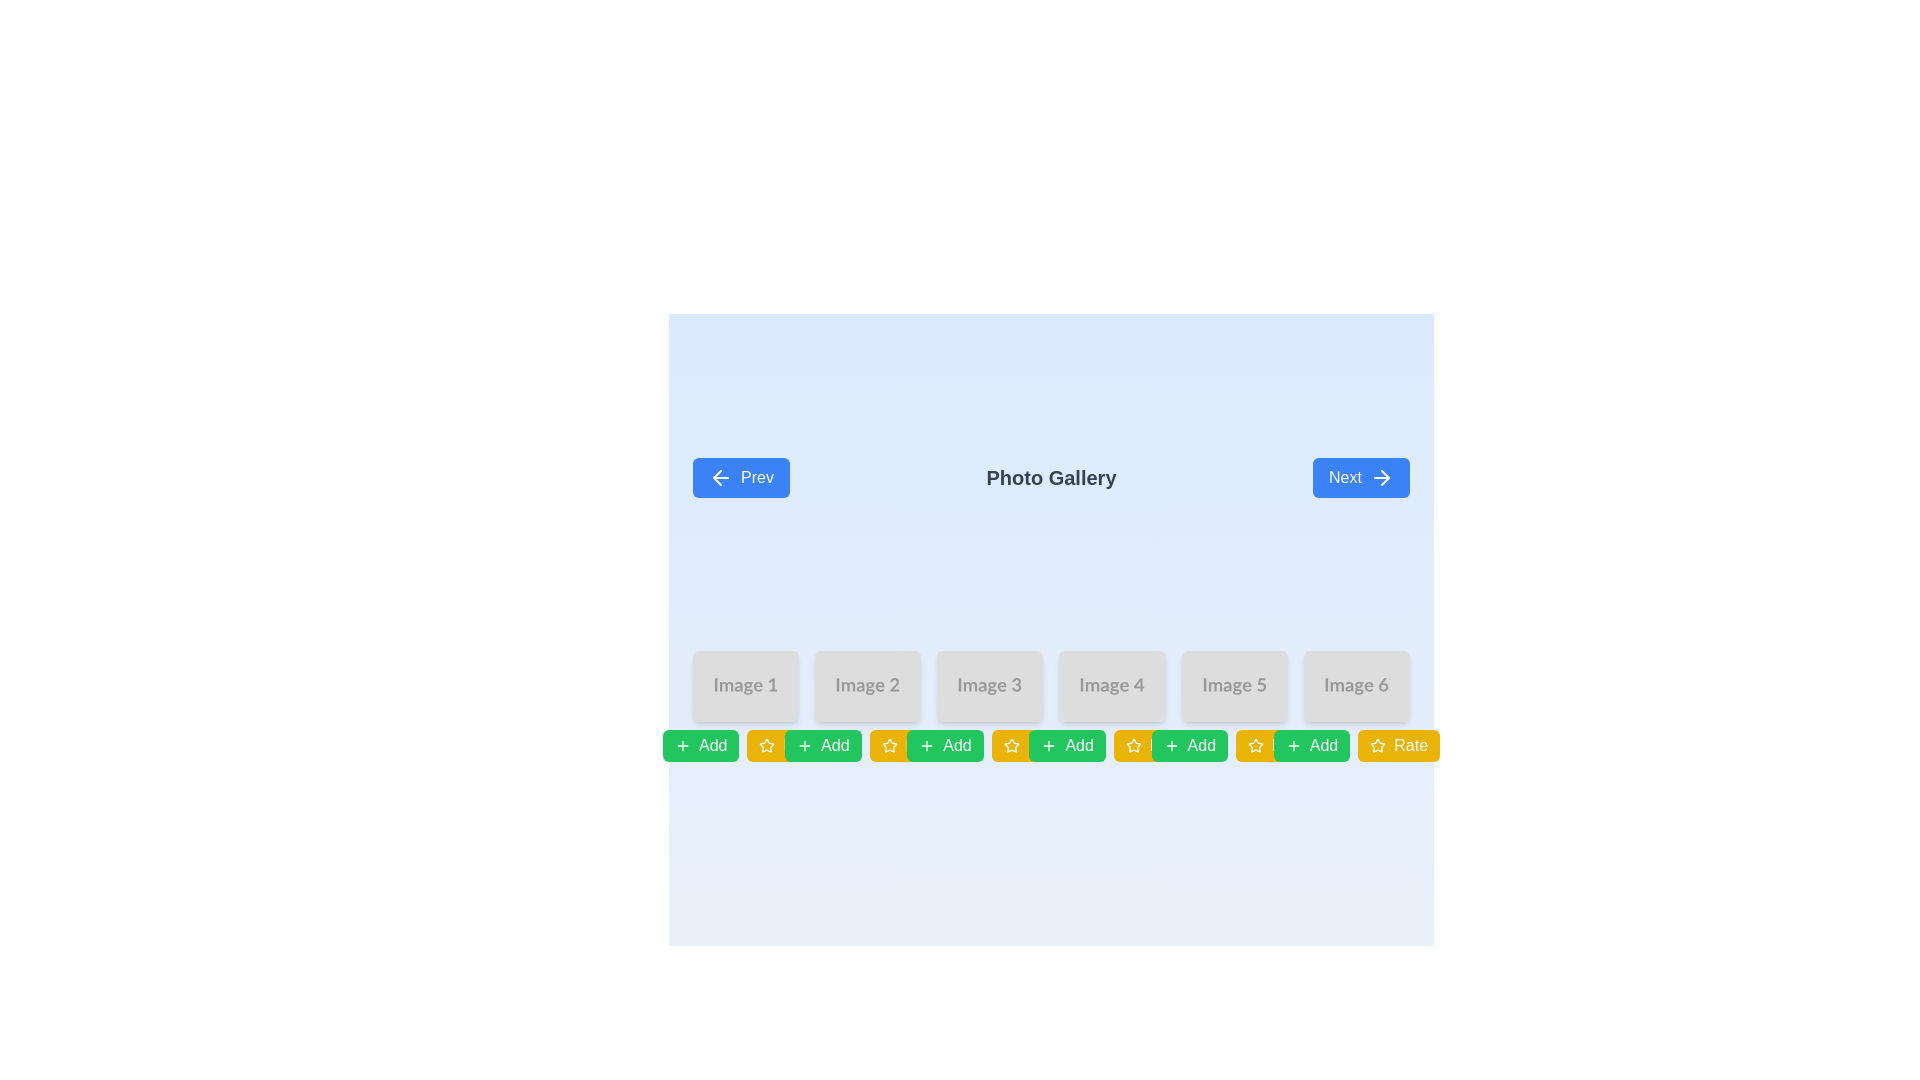 The width and height of the screenshot is (1920, 1080). What do you see at coordinates (701, 745) in the screenshot?
I see `the first button in the row located below the image thumbnail labeled 'Image 1'` at bounding box center [701, 745].